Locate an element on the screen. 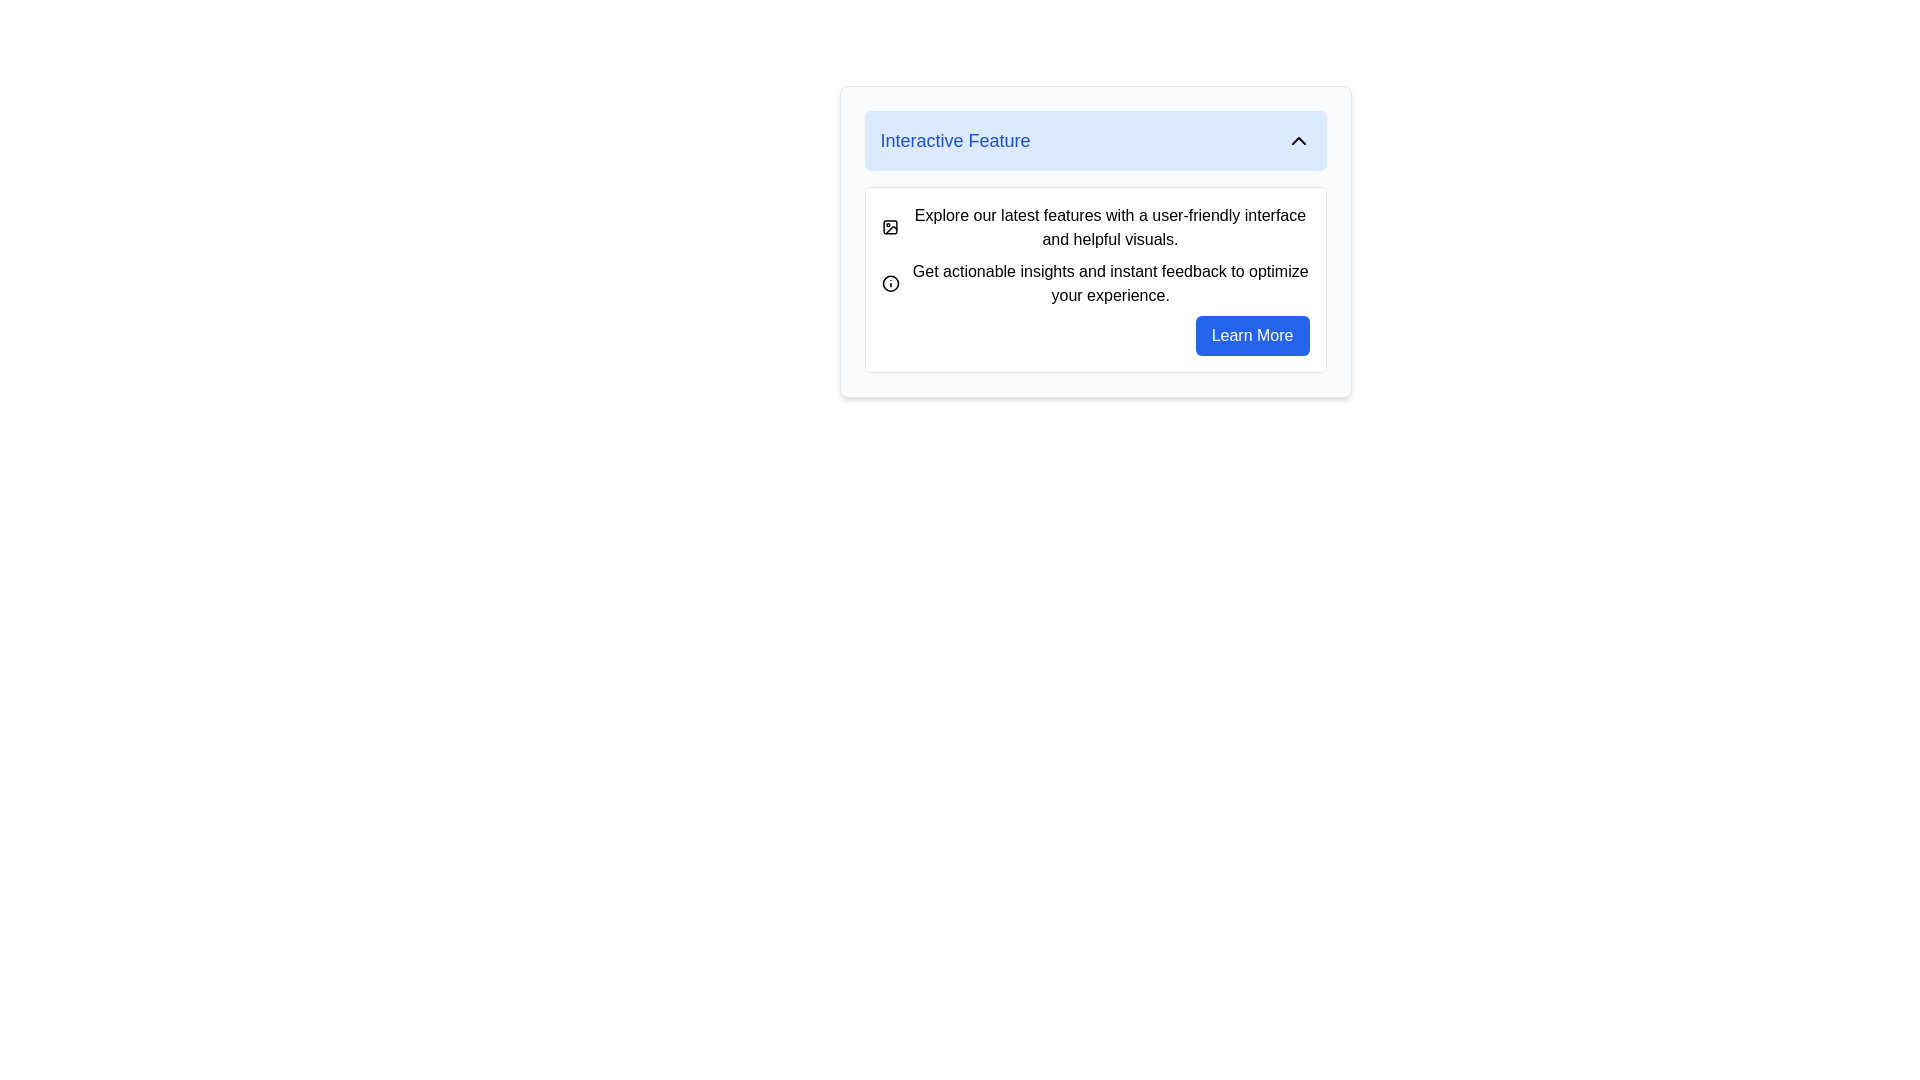 The height and width of the screenshot is (1080, 1920). the upward-pointing arrow icon (Chevron Up) located at the far right of the light blue header bar next to the text 'Interactive Feature' is located at coordinates (1298, 140).